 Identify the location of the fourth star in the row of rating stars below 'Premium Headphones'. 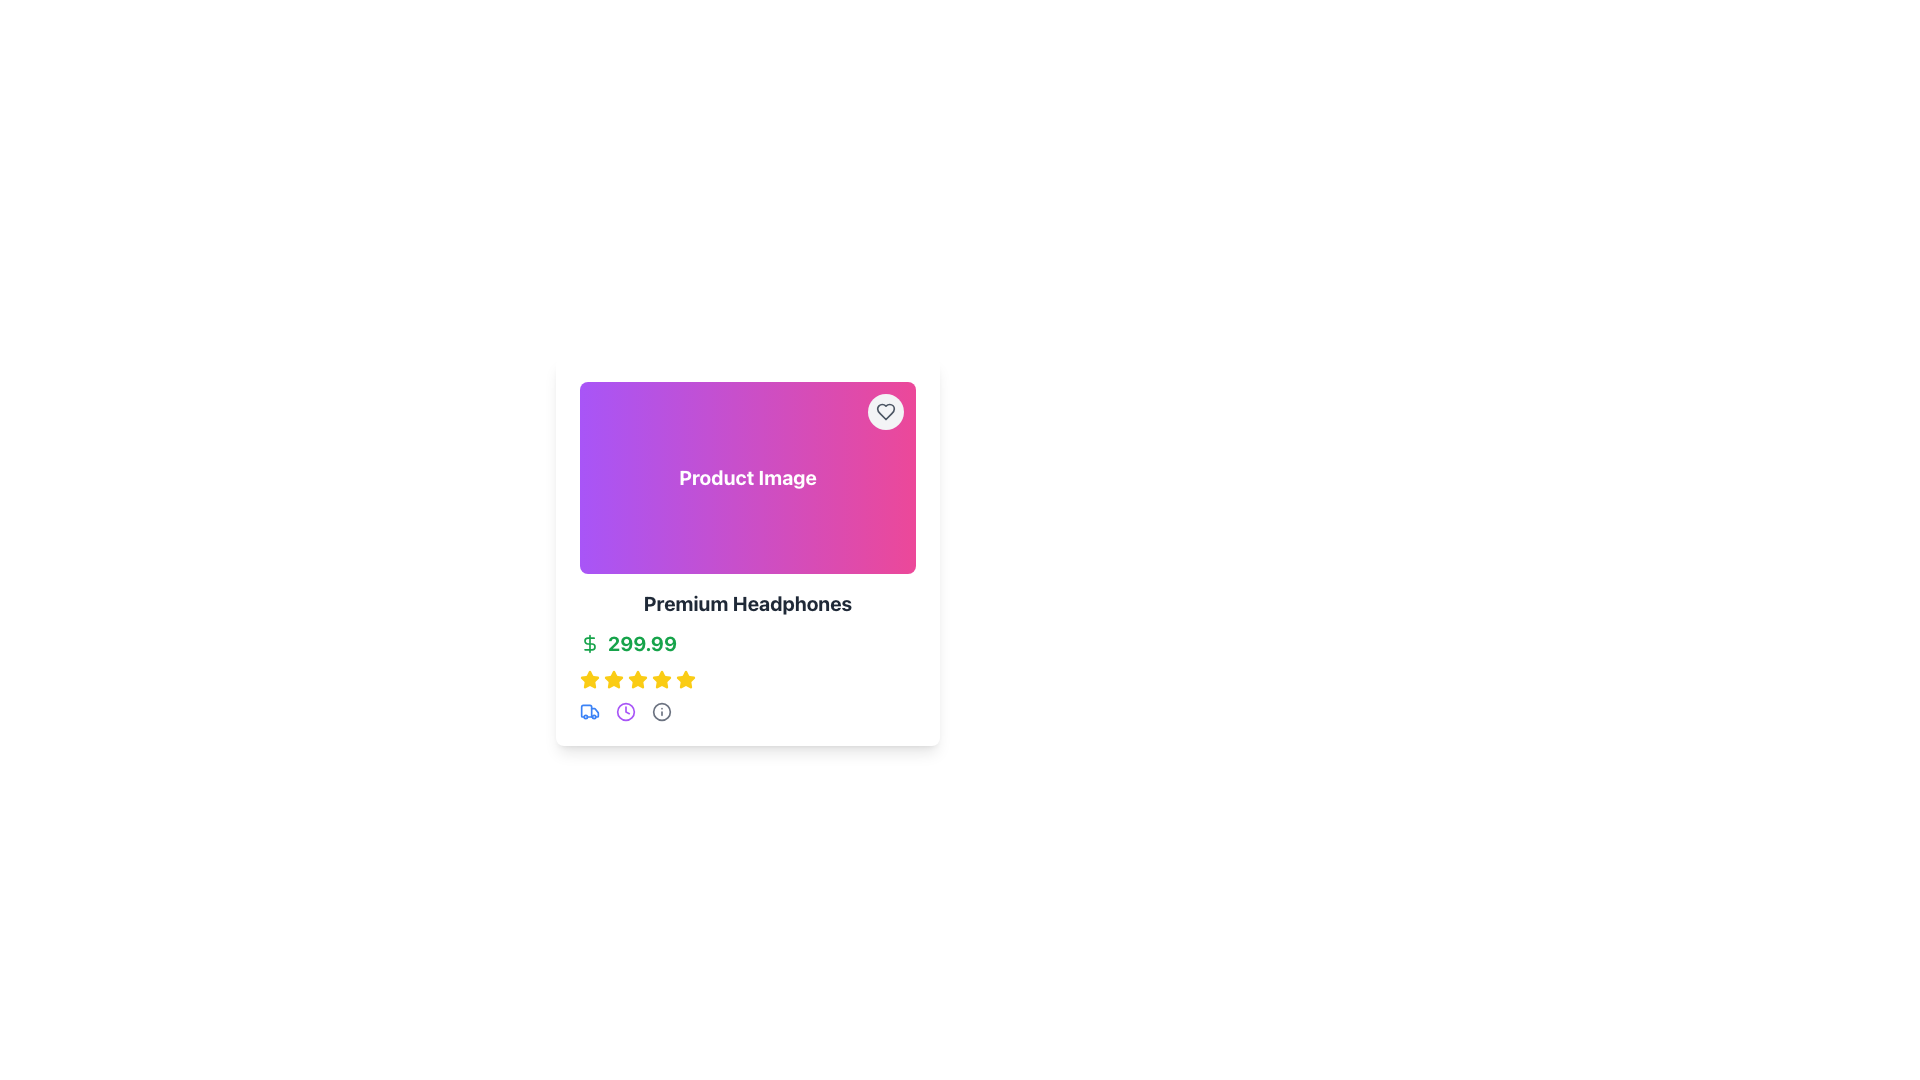
(662, 678).